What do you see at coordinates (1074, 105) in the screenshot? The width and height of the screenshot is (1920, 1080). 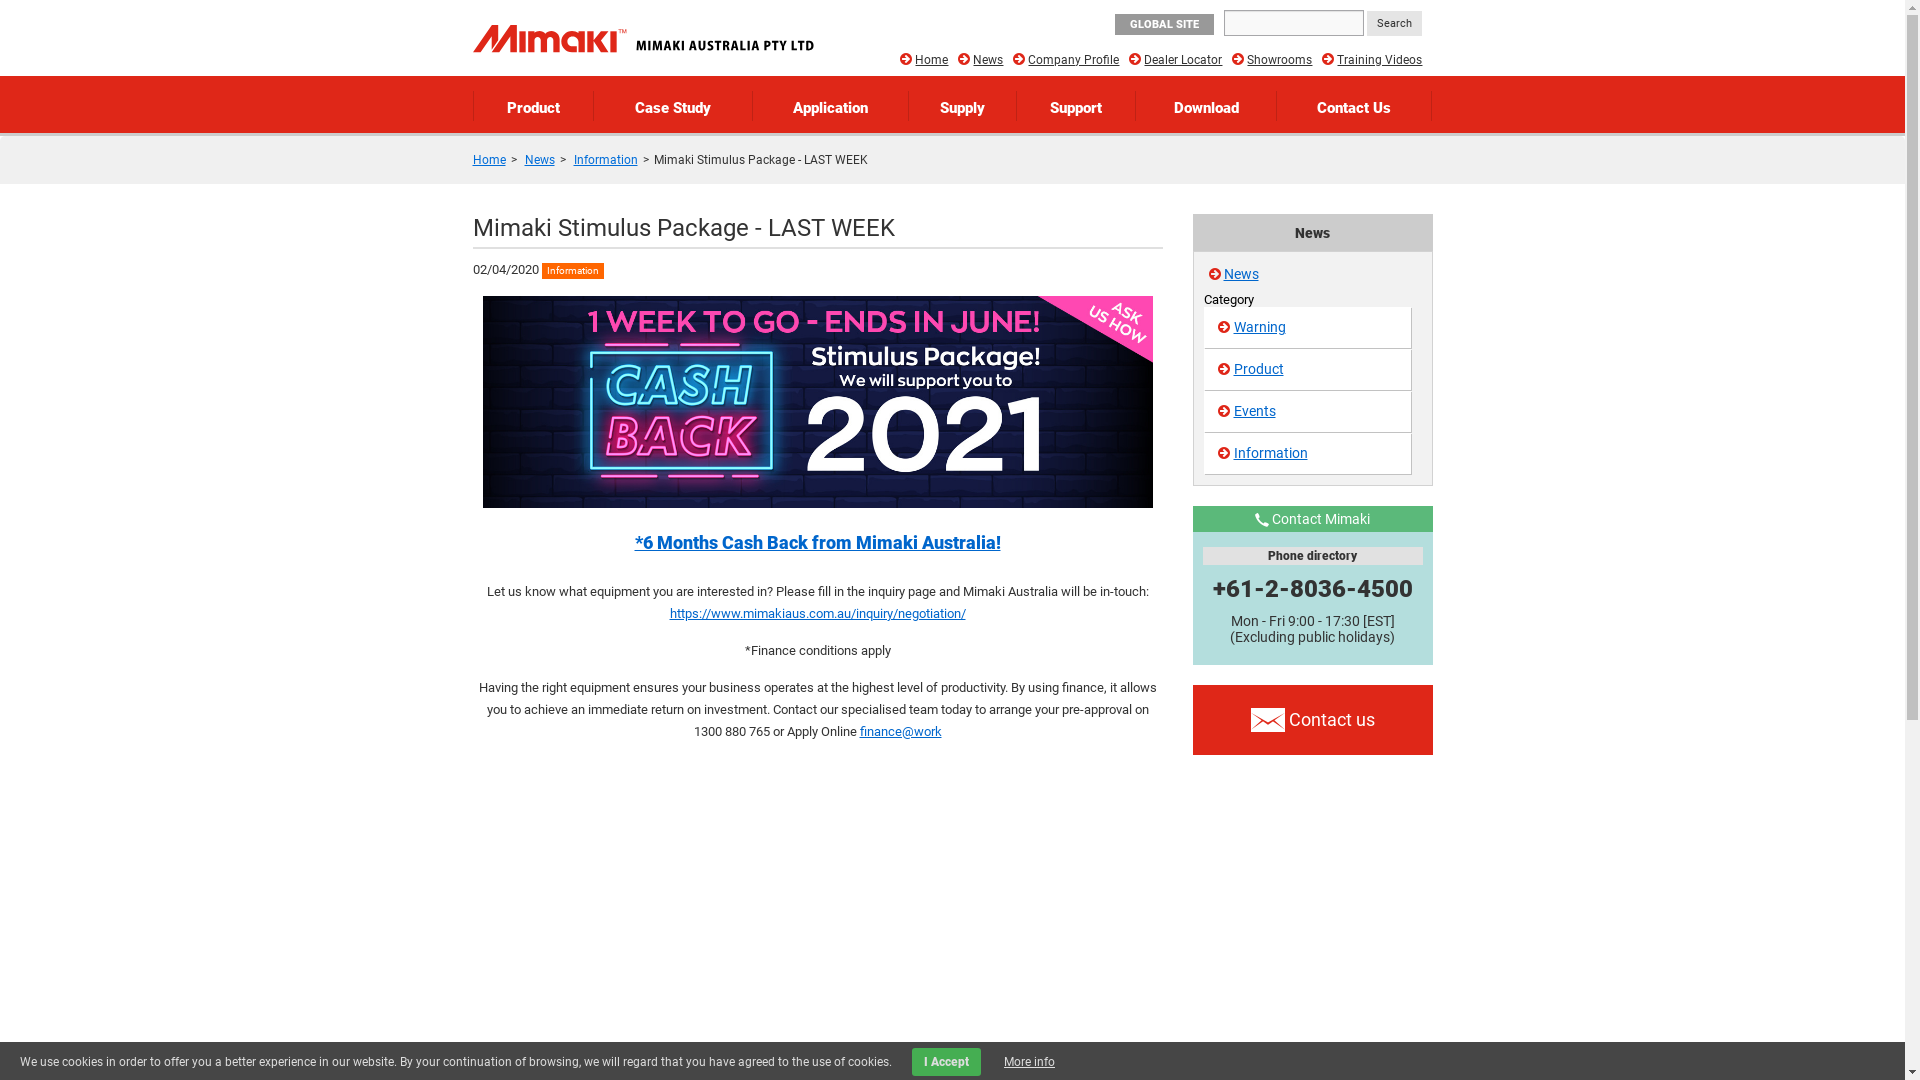 I see `'Support'` at bounding box center [1074, 105].